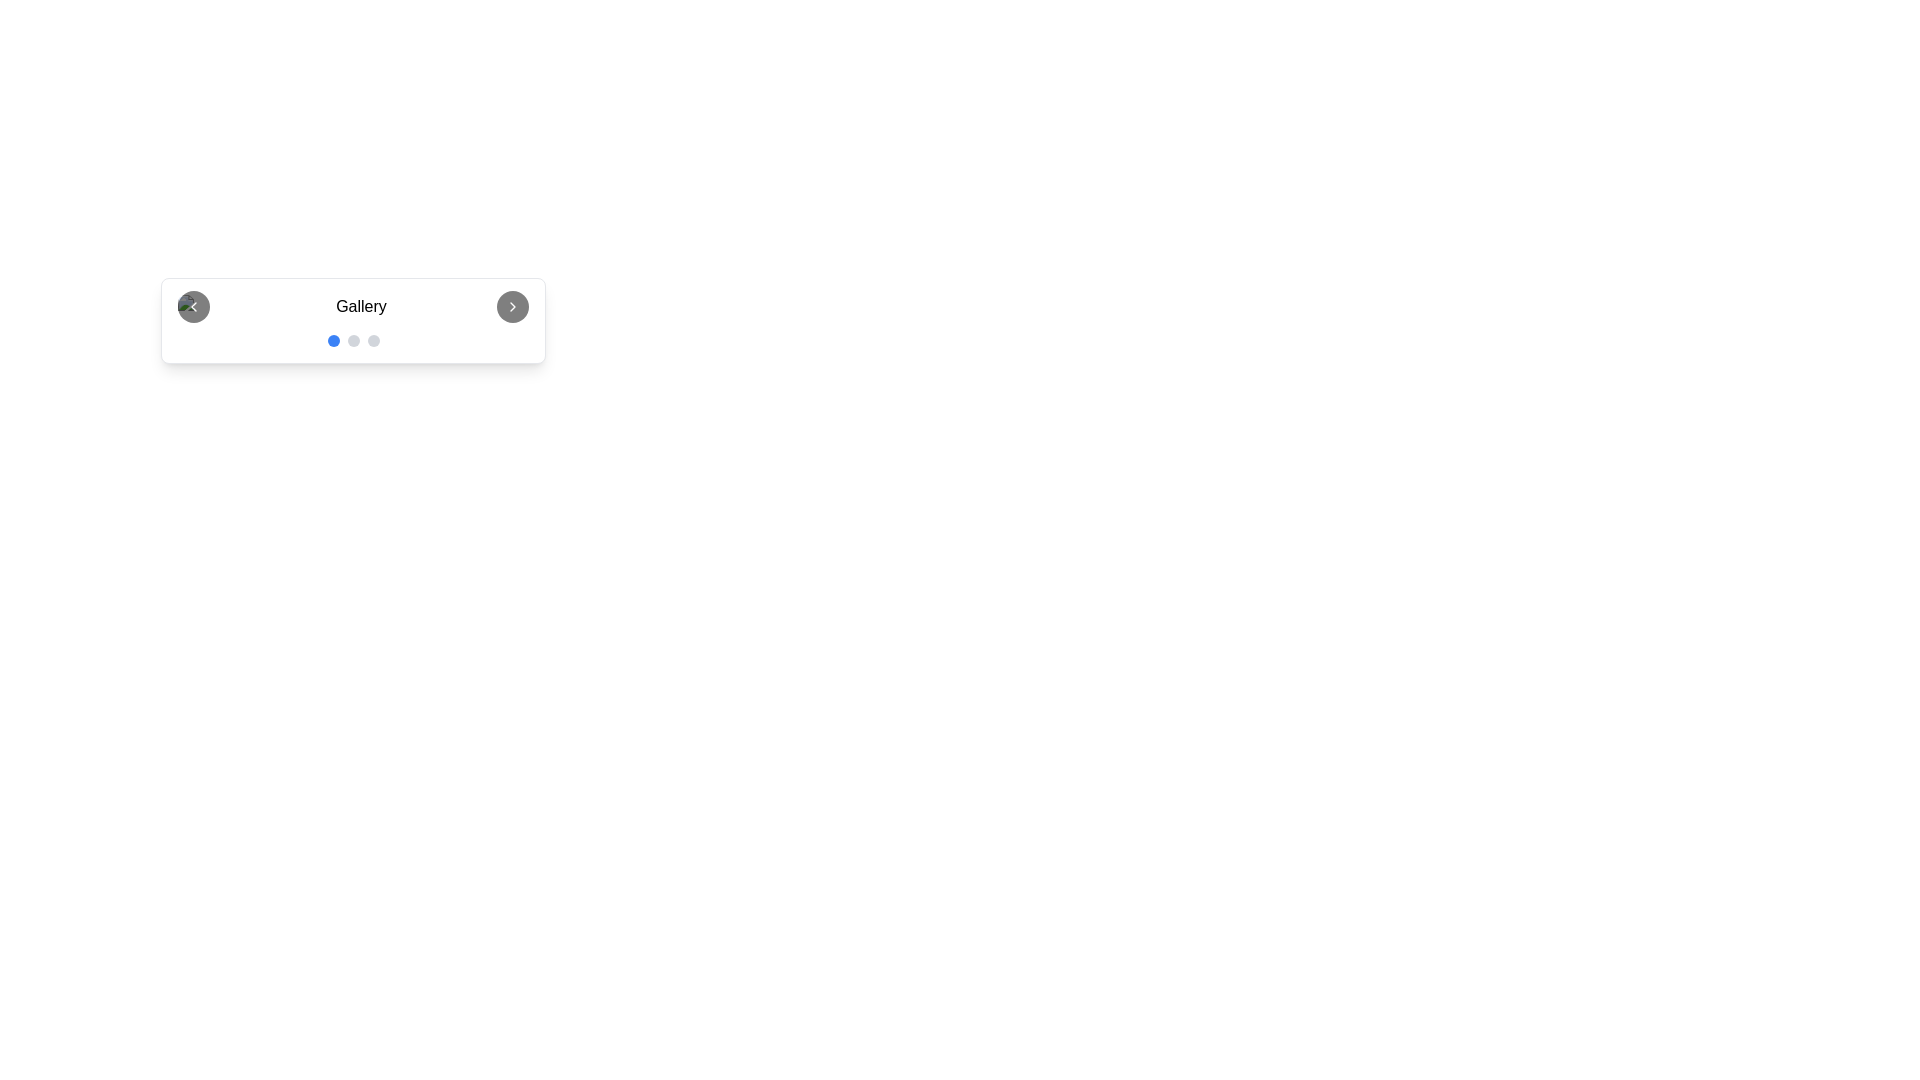  I want to click on the button on the left side of the gallery, so click(193, 307).